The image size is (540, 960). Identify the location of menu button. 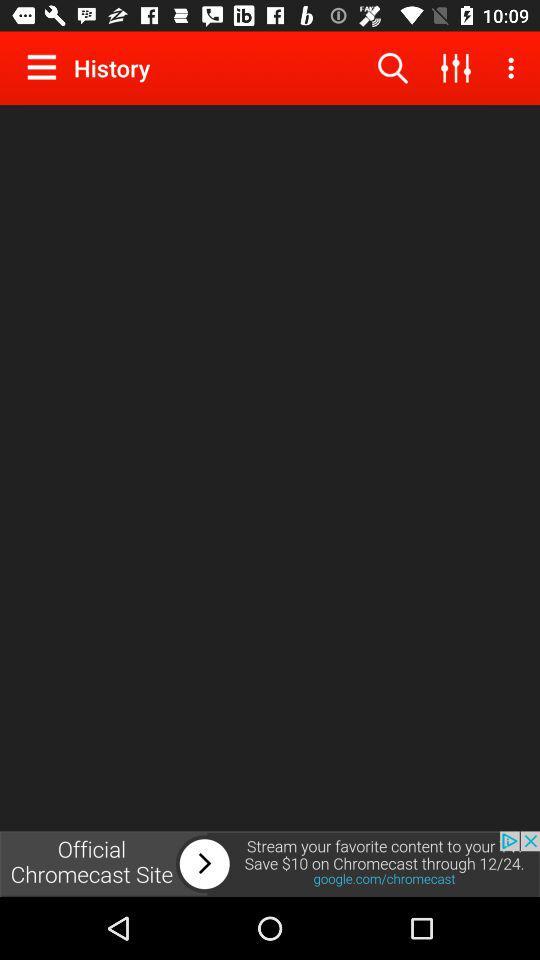
(46, 67).